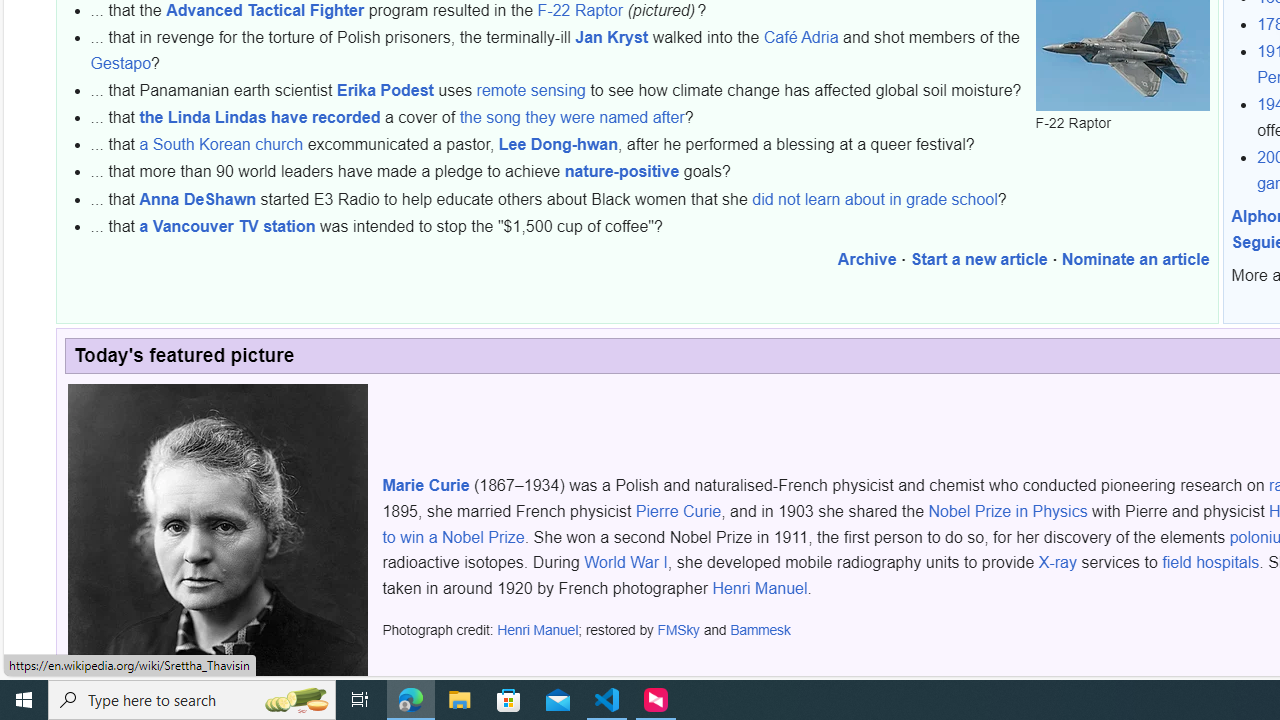  What do you see at coordinates (1056, 562) in the screenshot?
I see `'X-ray'` at bounding box center [1056, 562].